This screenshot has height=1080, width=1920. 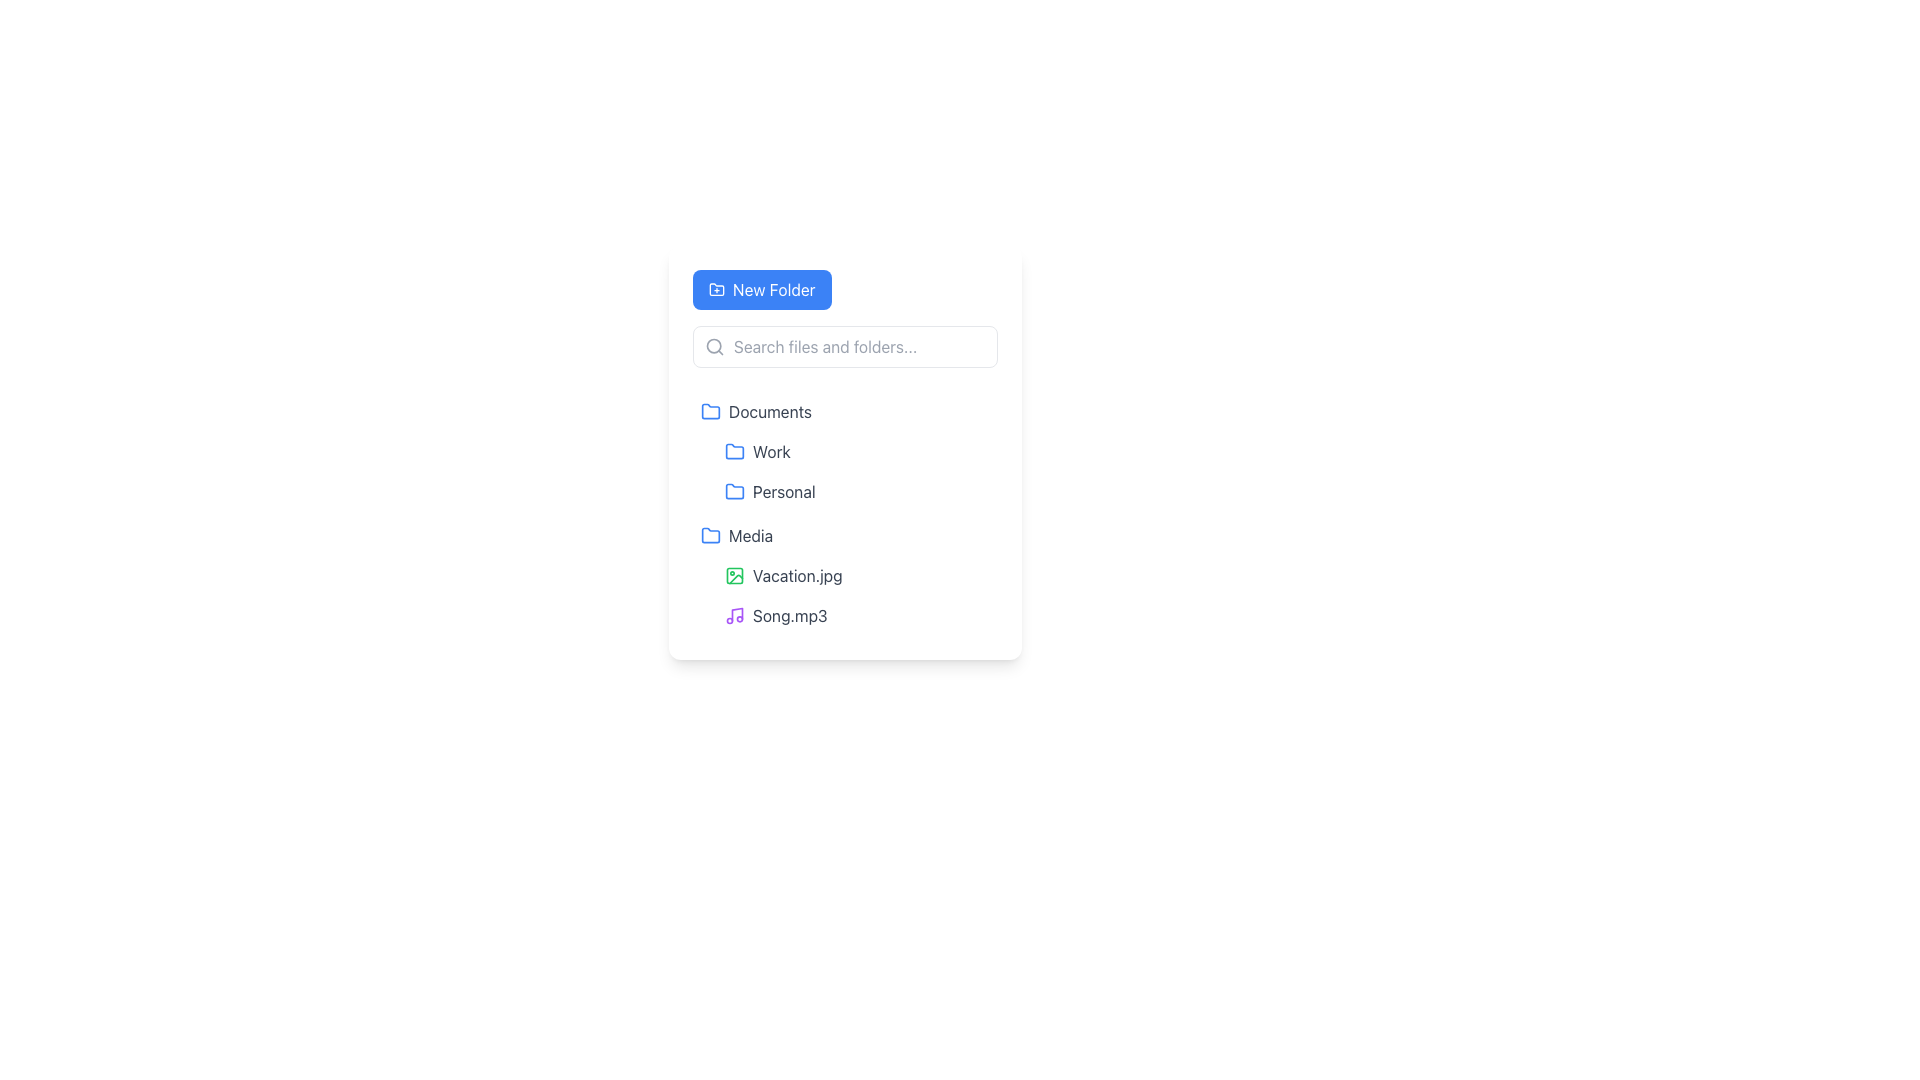 What do you see at coordinates (733, 492) in the screenshot?
I see `the Folder Icon that represents the 'Personal' category, located in the vertical list below the 'Work' entry and to the right of the 'Document' section` at bounding box center [733, 492].